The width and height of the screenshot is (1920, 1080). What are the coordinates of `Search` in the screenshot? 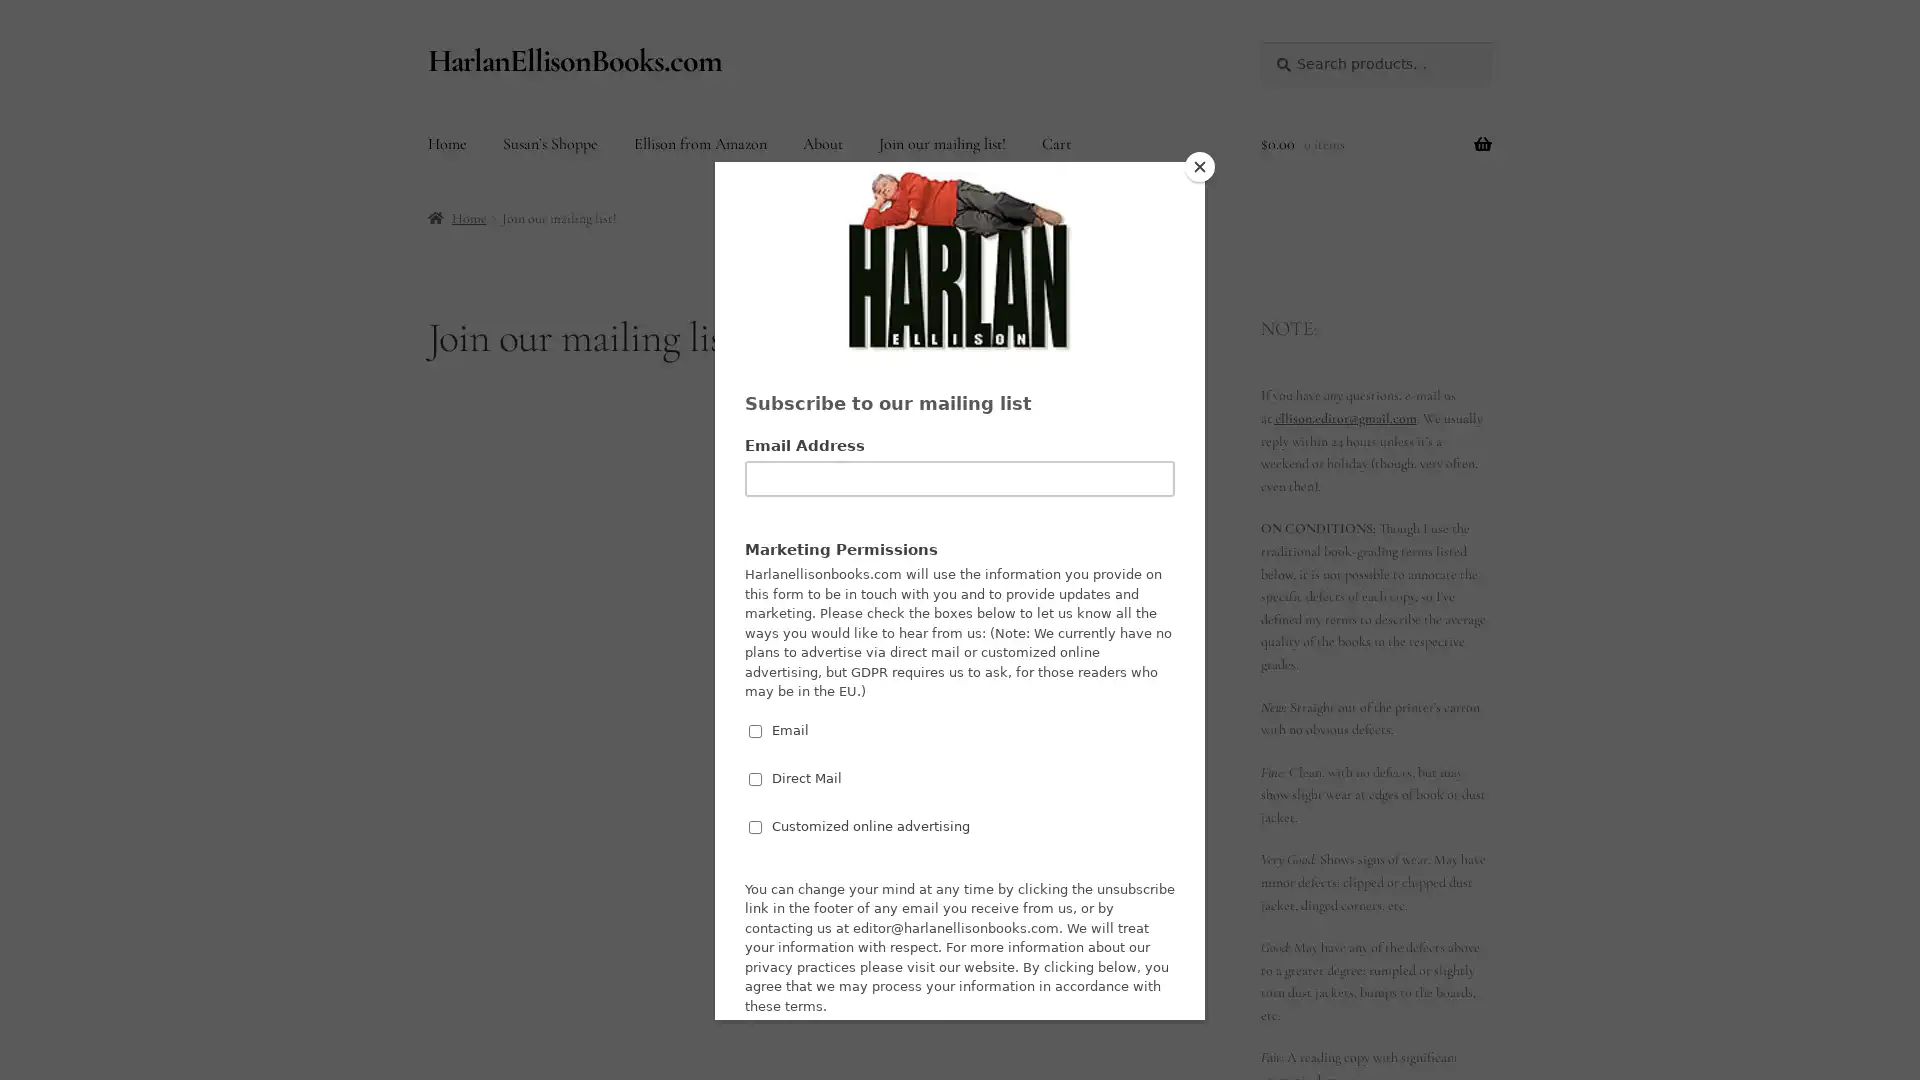 It's located at (1258, 40).